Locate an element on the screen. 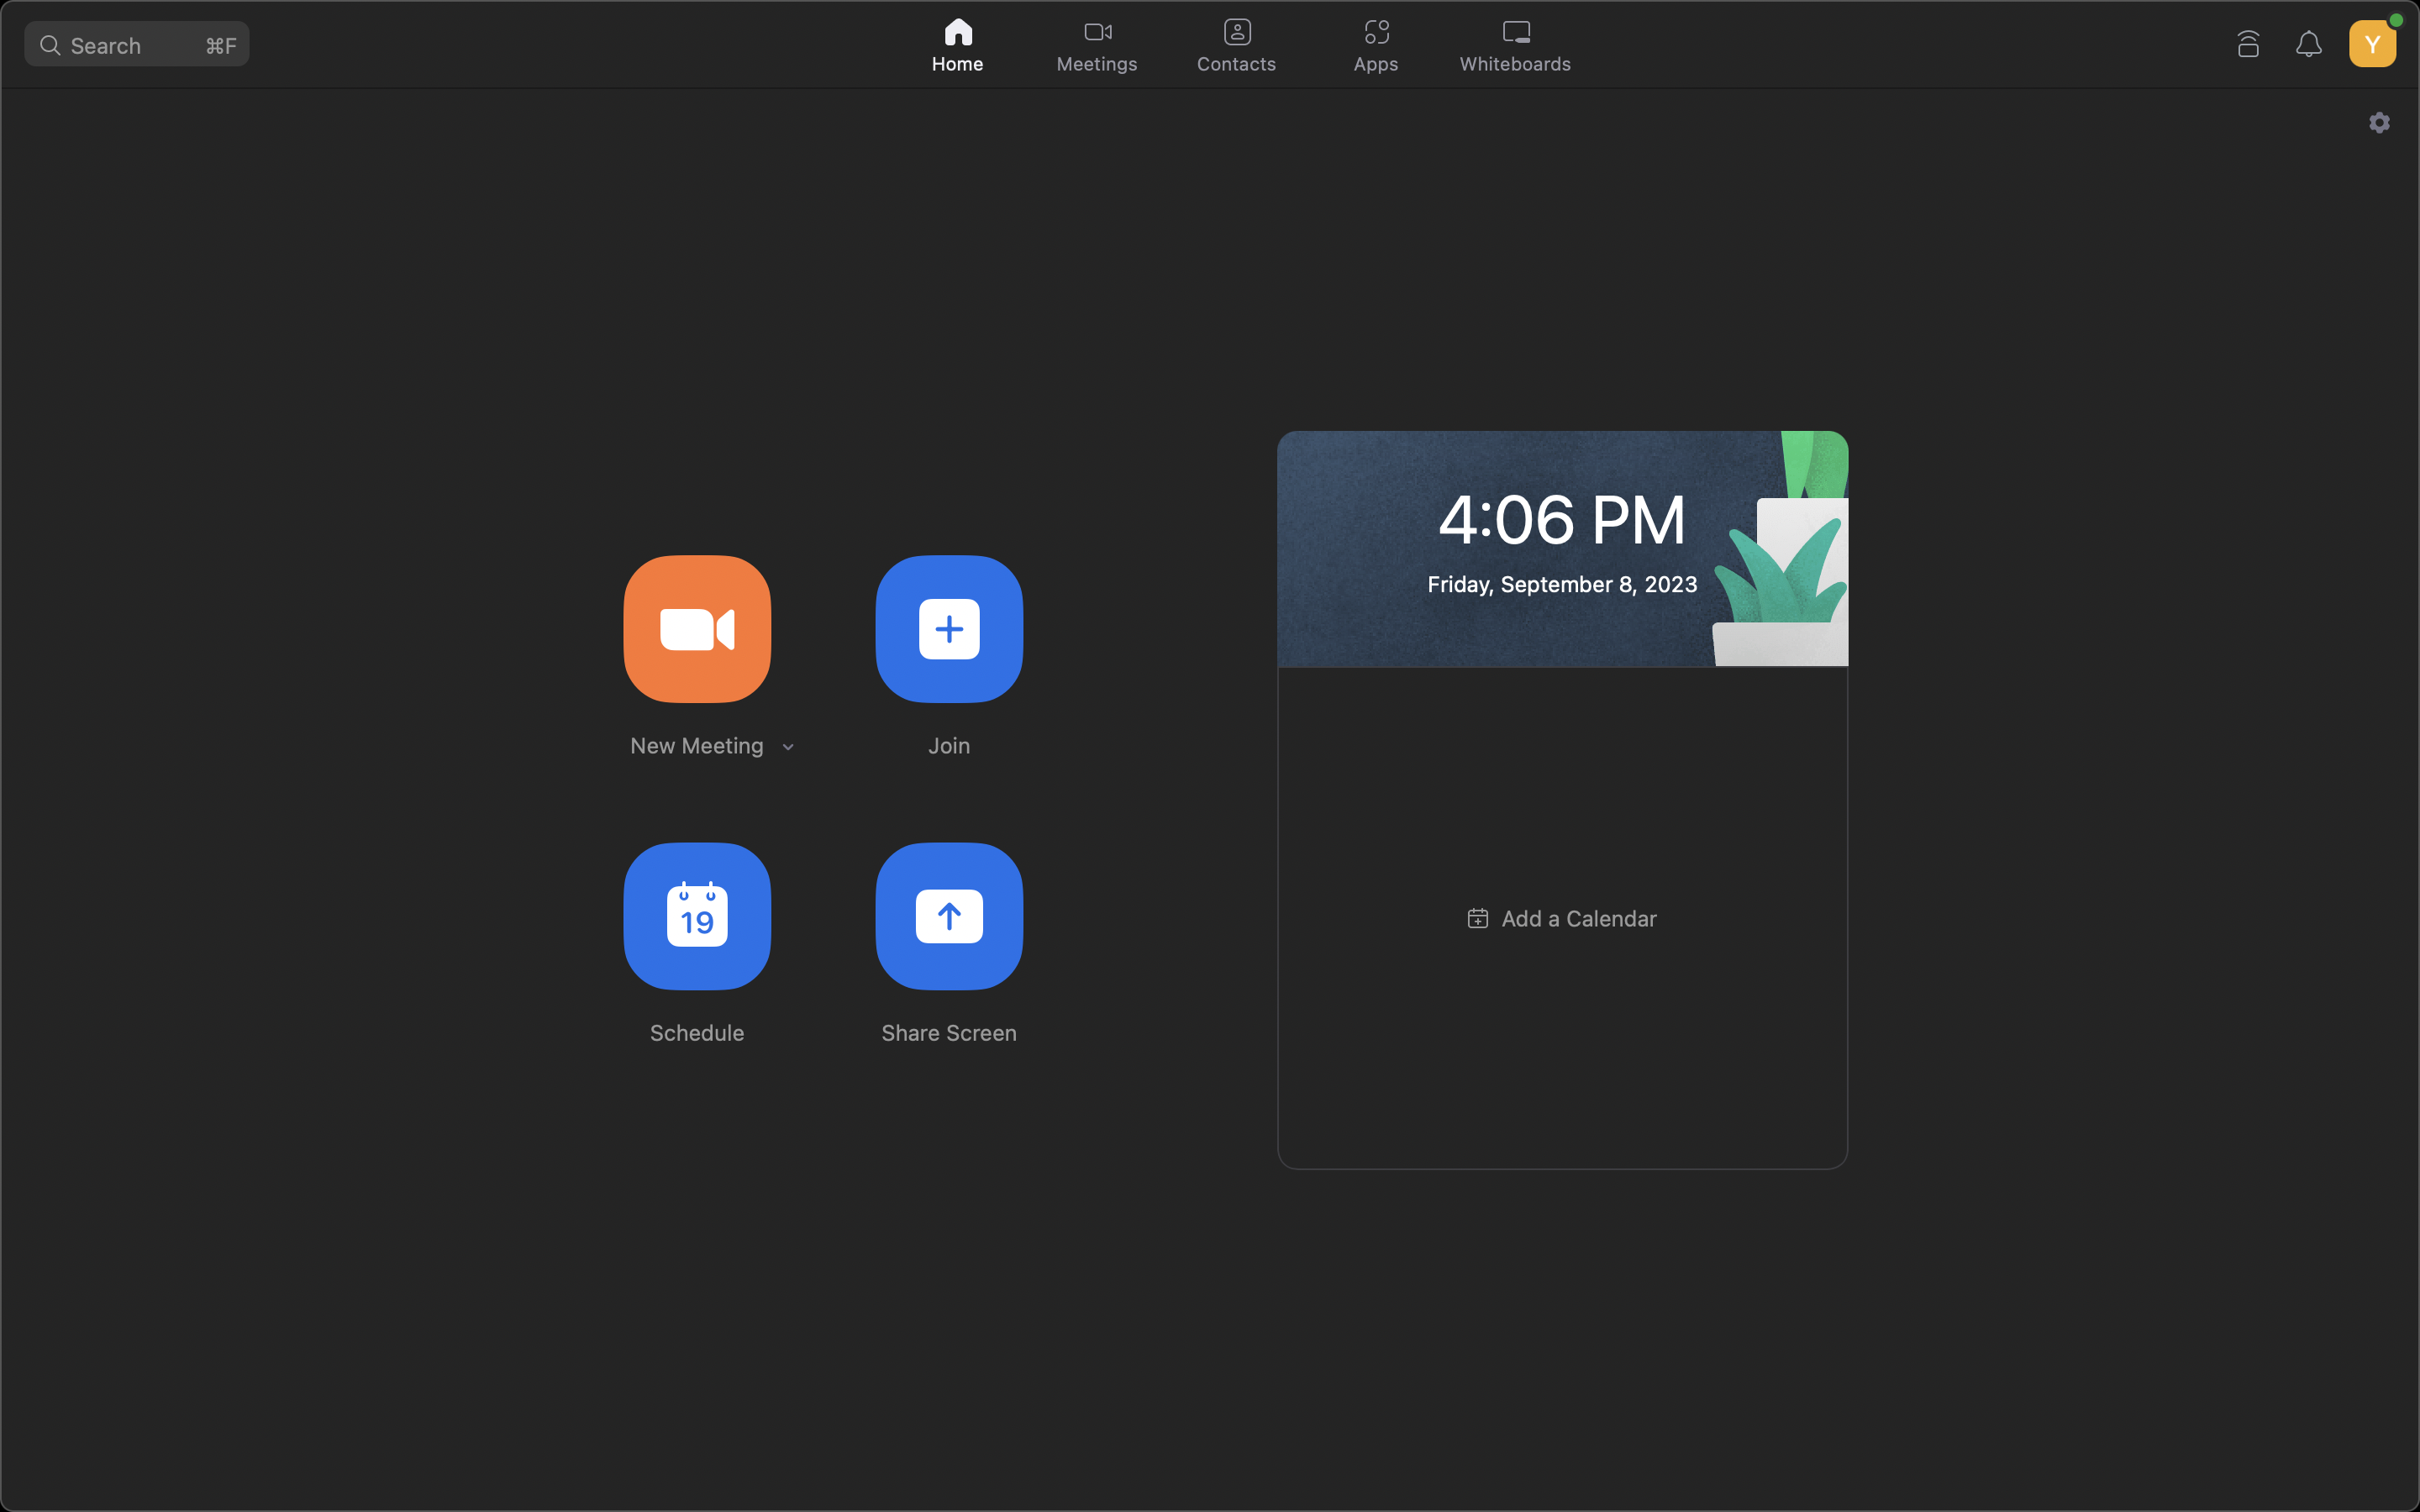 The width and height of the screenshot is (2420, 1512). Navigate back to the main page by clicking the home option is located at coordinates (959, 41).